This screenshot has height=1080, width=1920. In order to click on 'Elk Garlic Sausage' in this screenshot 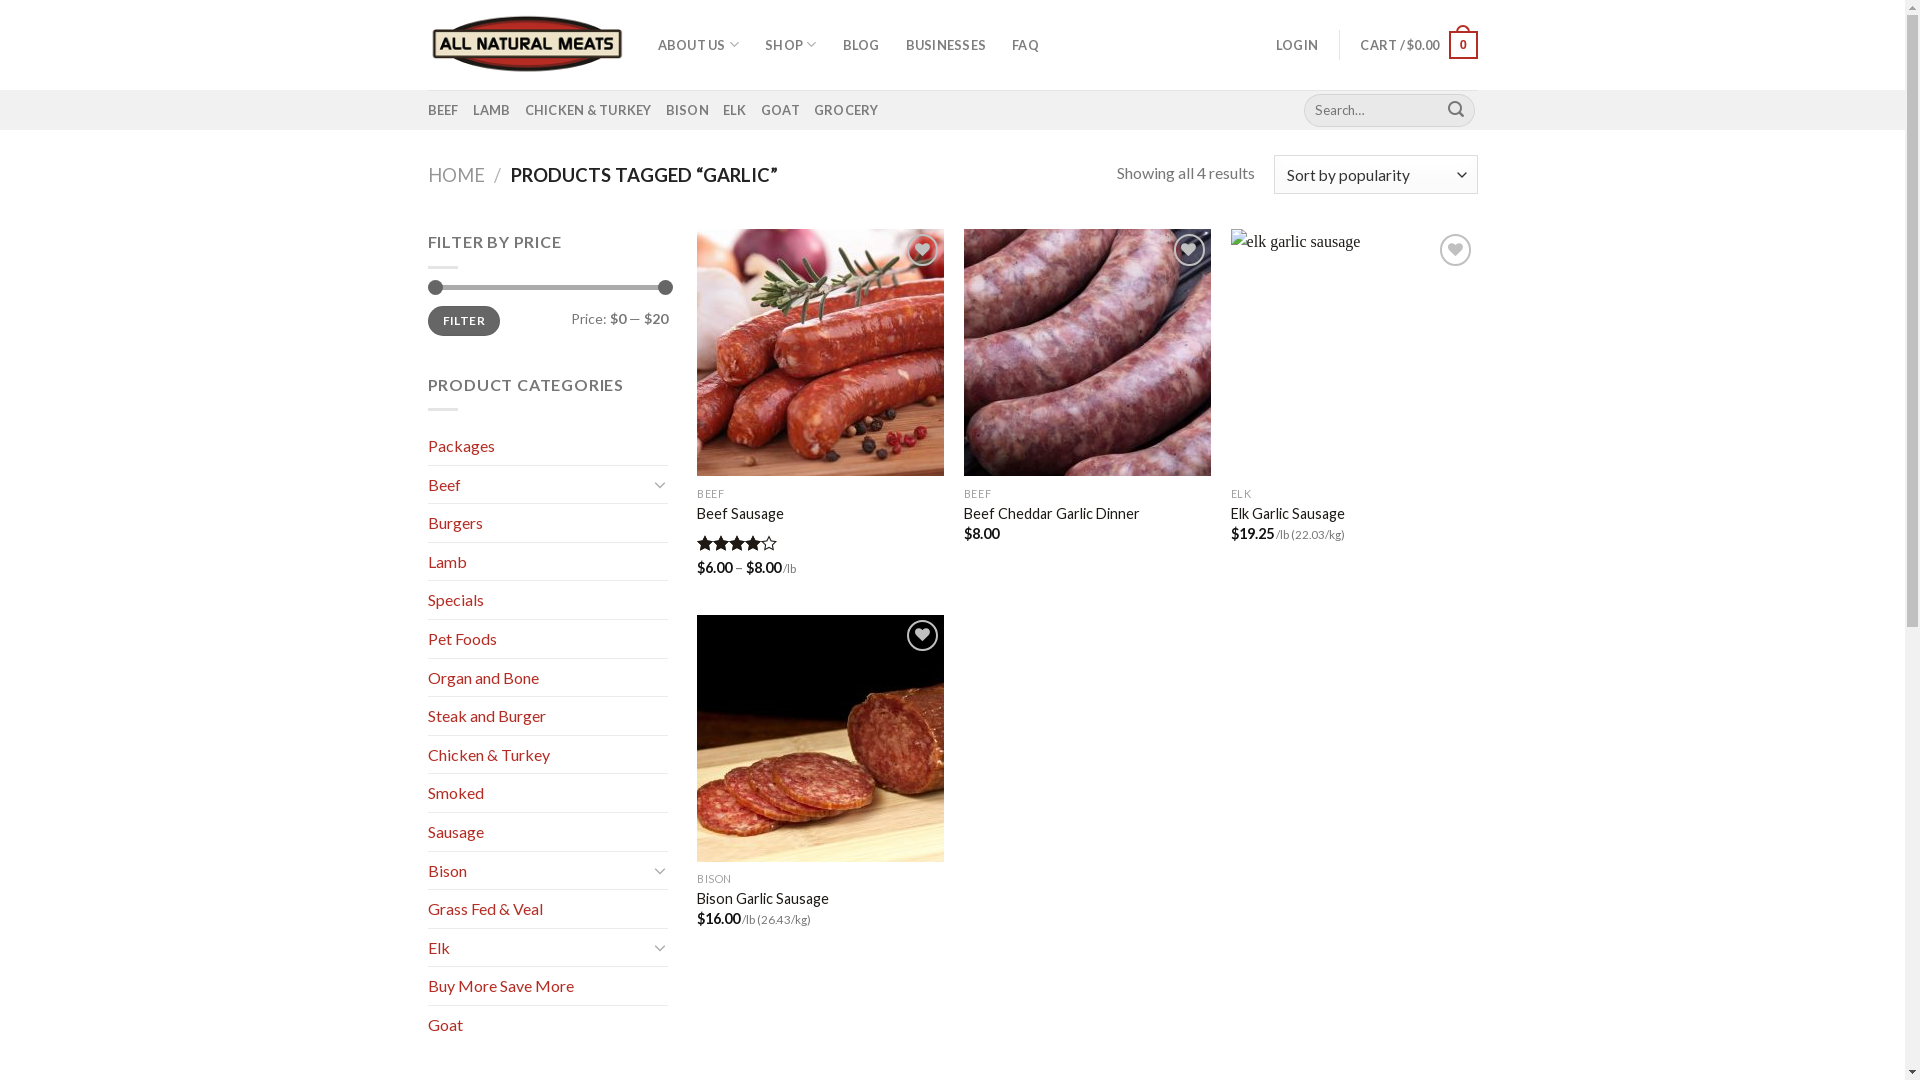, I will do `click(1287, 513)`.